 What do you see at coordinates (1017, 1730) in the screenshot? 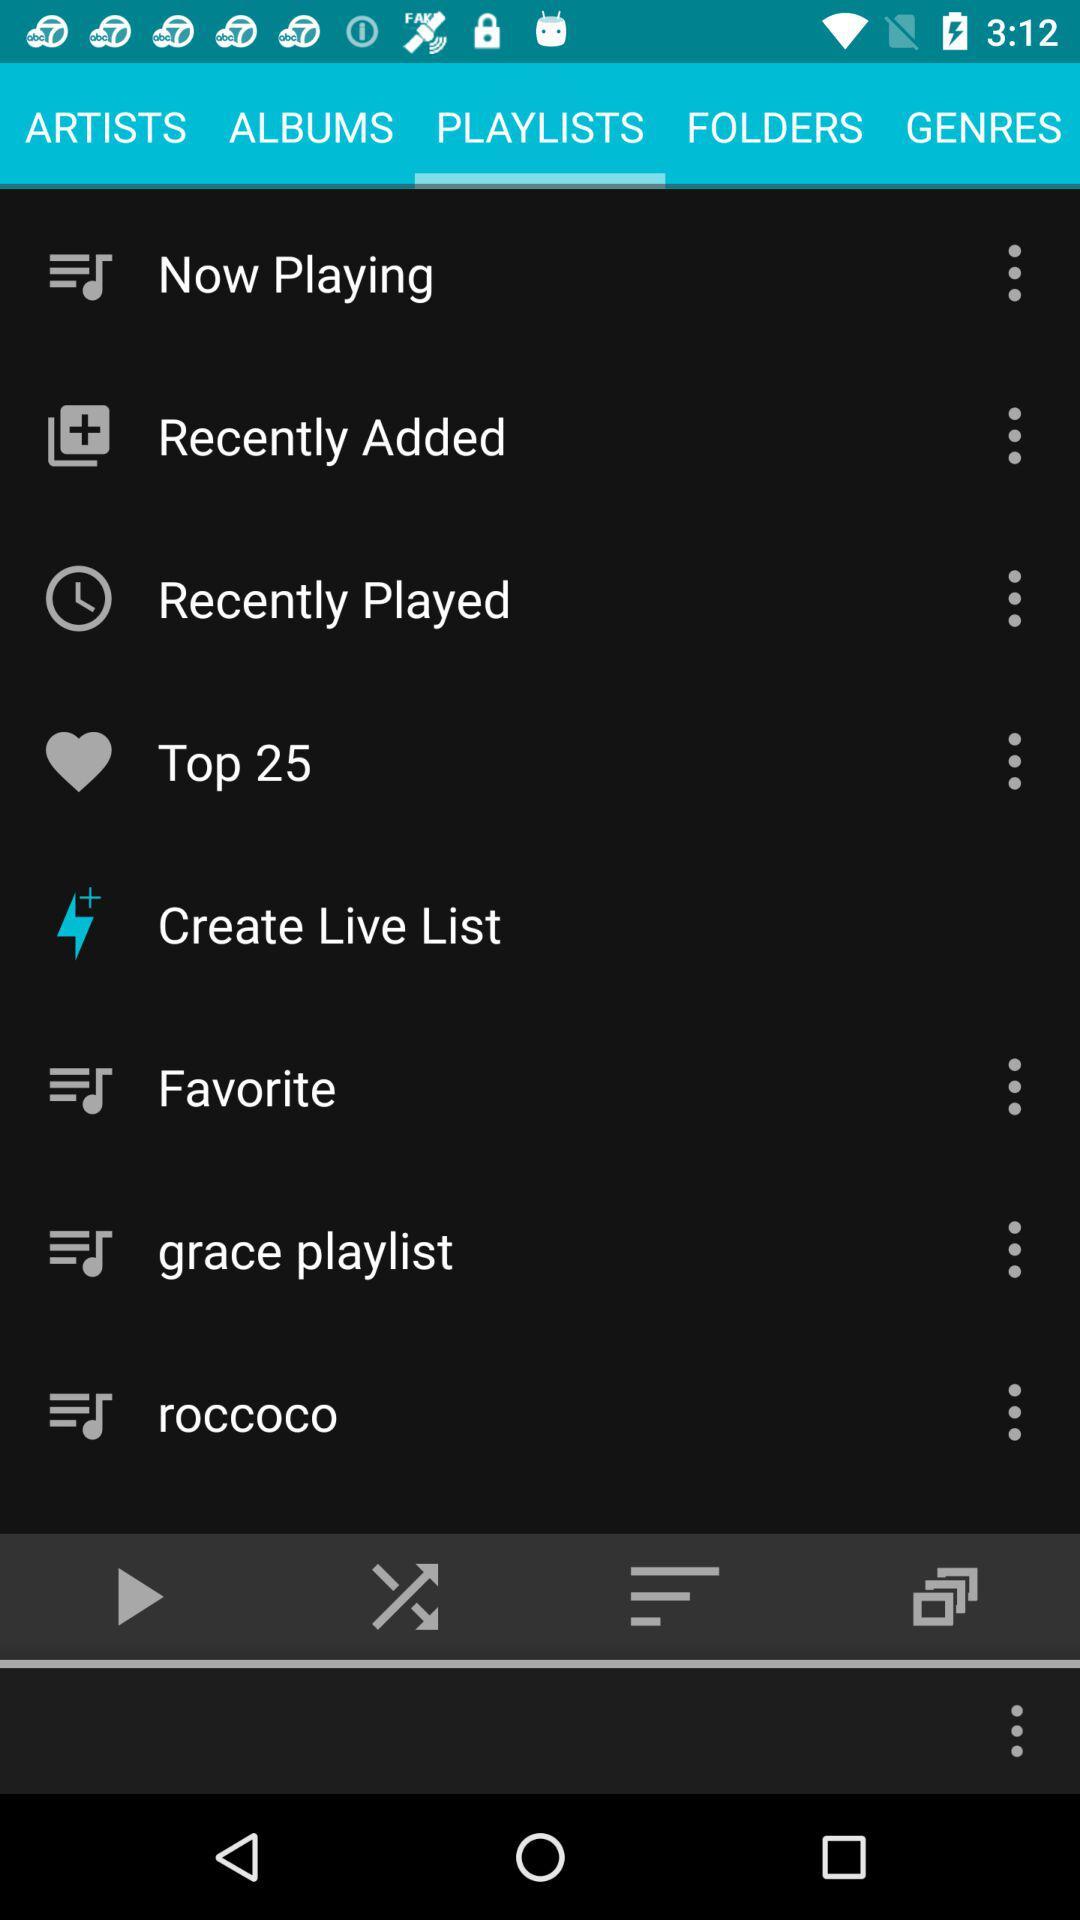
I see `the more icon` at bounding box center [1017, 1730].